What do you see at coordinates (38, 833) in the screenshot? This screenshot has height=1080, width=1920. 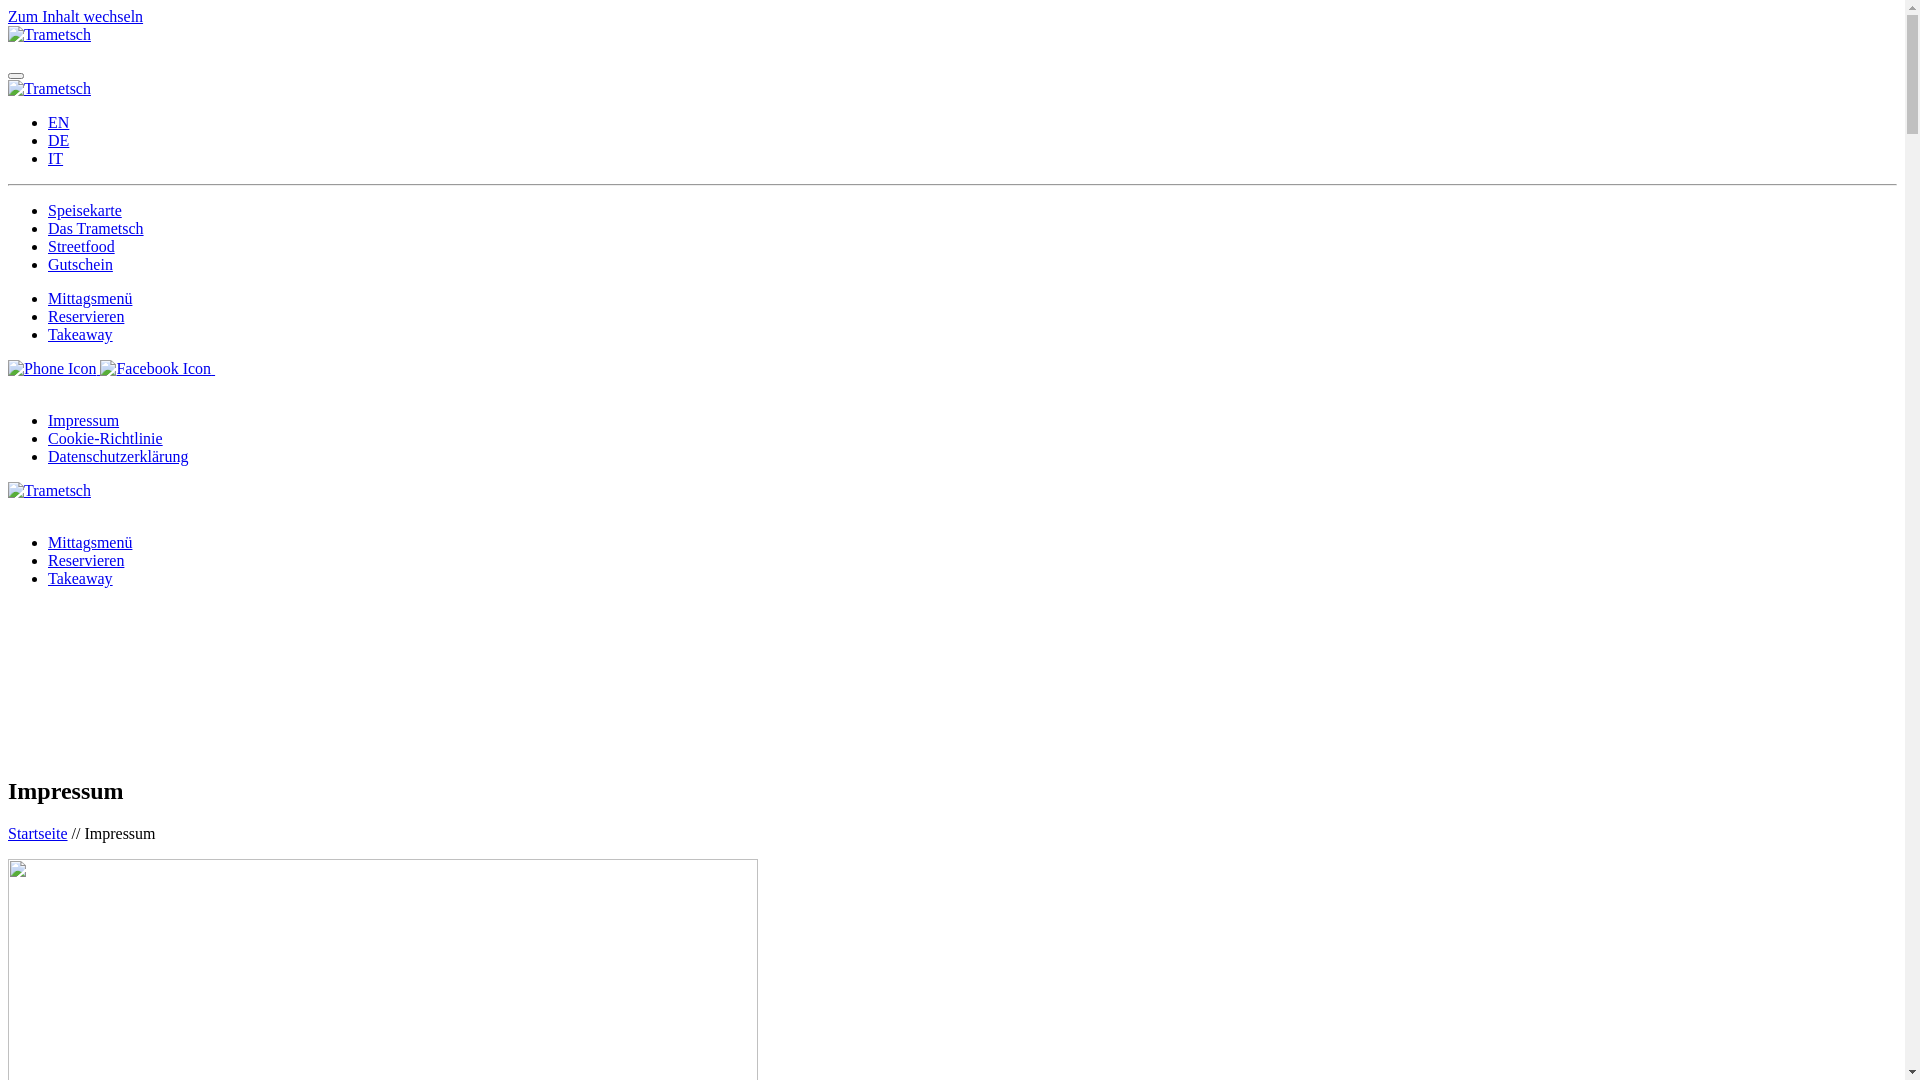 I see `'Startseite'` at bounding box center [38, 833].